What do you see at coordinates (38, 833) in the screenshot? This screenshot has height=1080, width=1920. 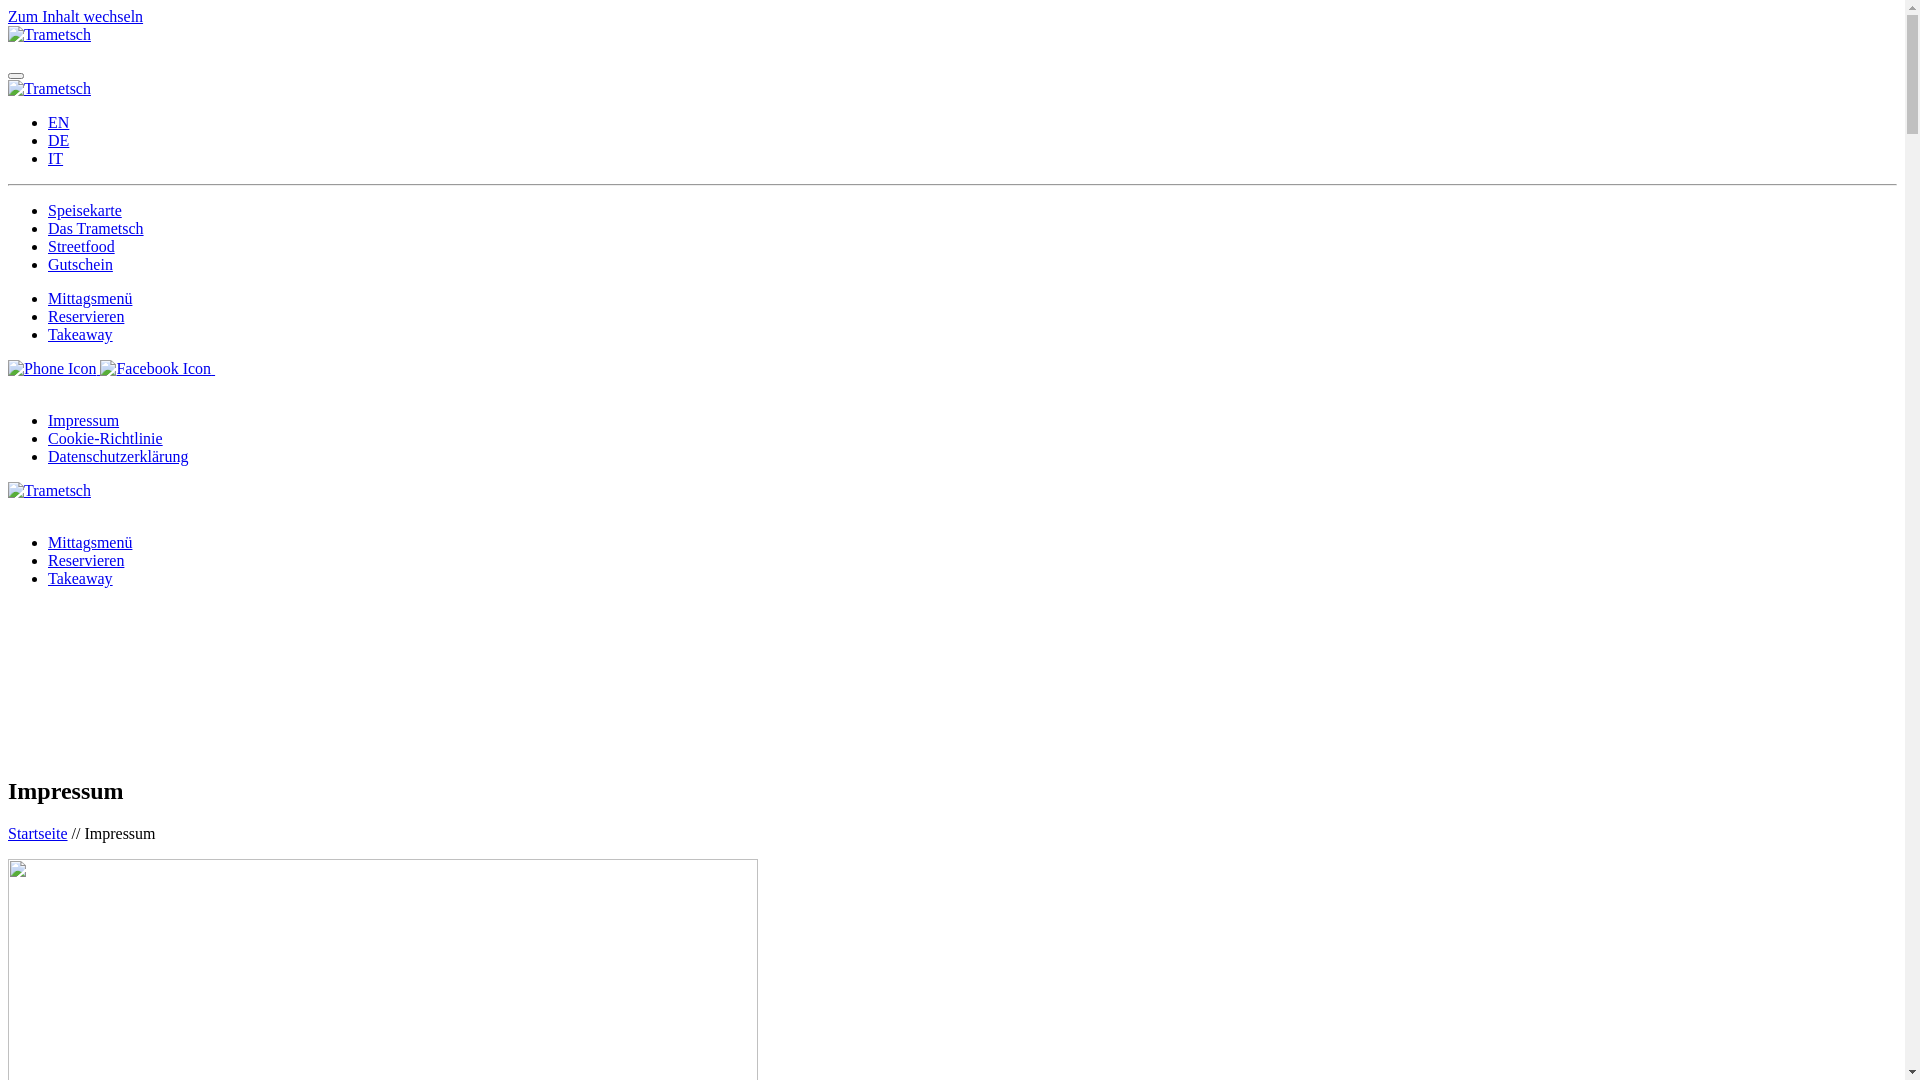 I see `'Startseite'` at bounding box center [38, 833].